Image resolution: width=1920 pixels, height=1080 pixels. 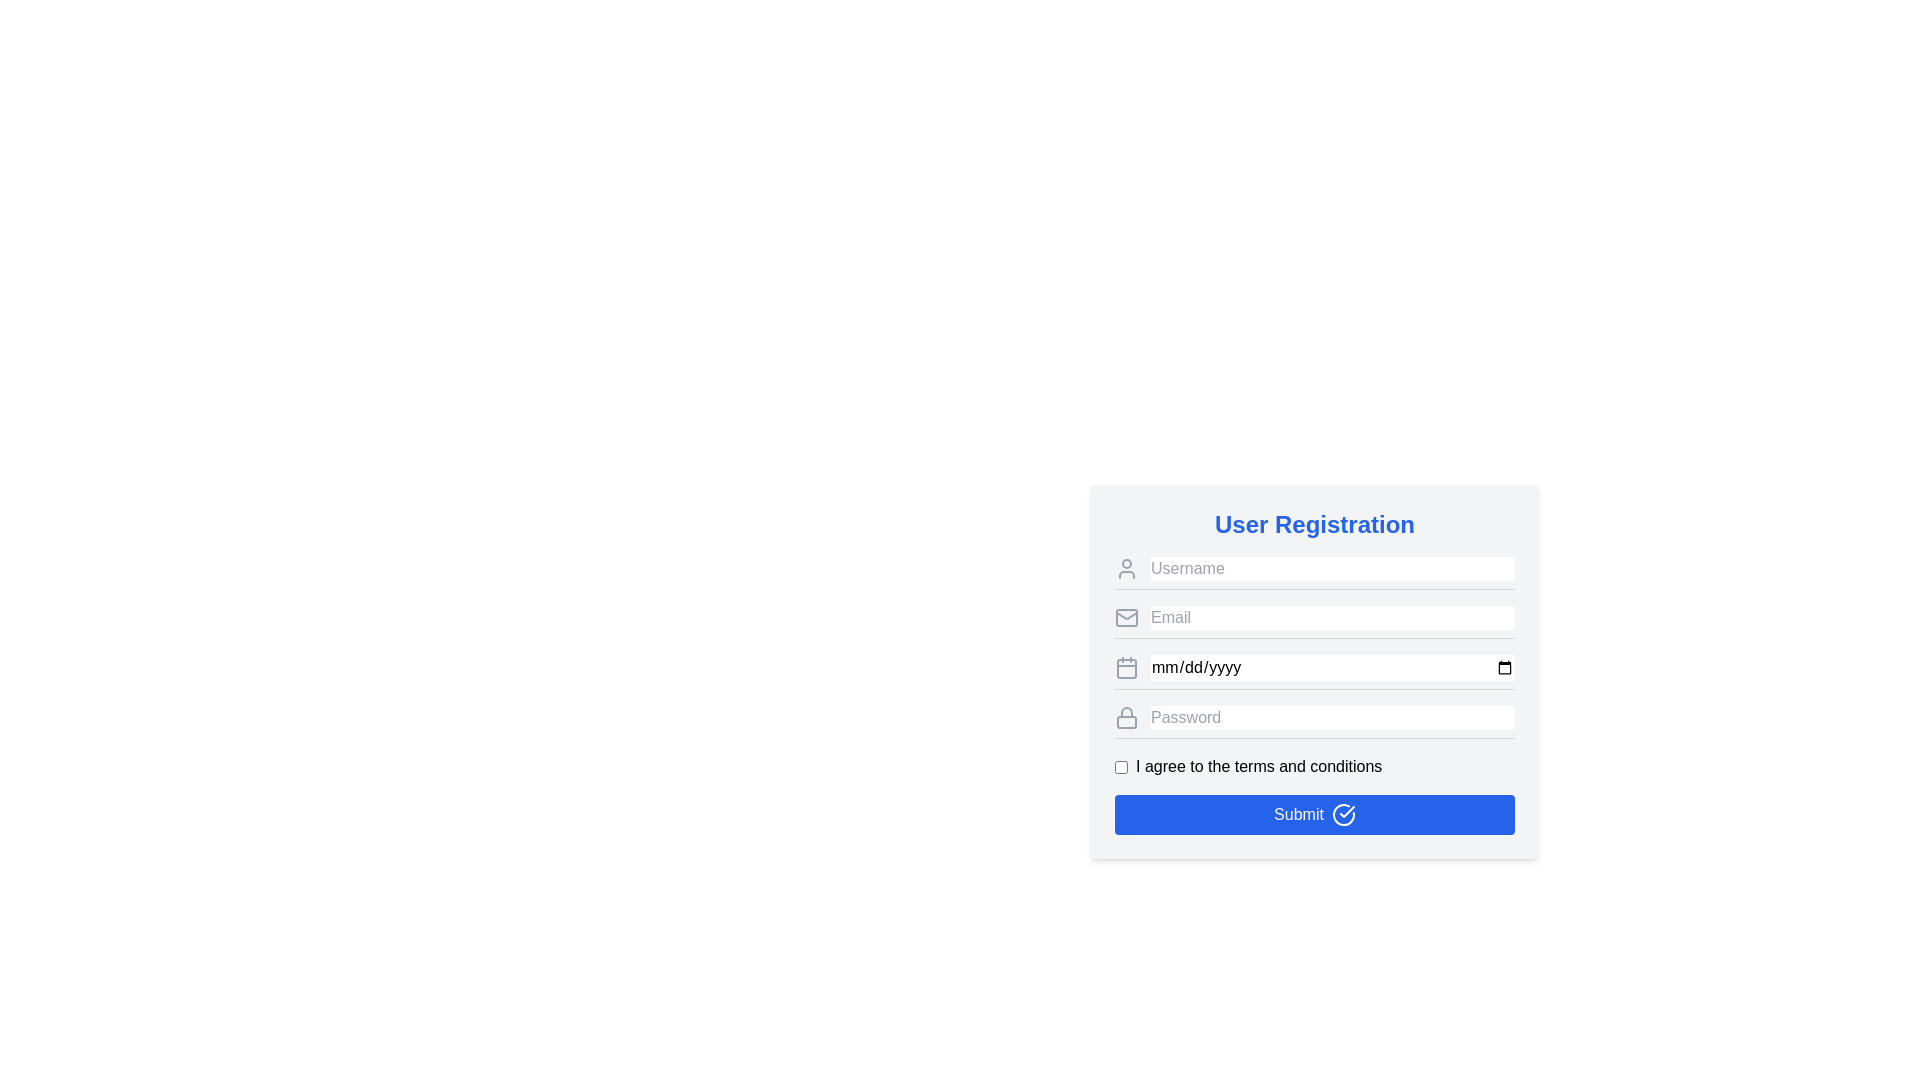 What do you see at coordinates (1127, 613) in the screenshot?
I see `the decorative icon indicating the purpose of the associated email input field in the 'User Registration' form, positioned as the second icon to the left of the email input` at bounding box center [1127, 613].